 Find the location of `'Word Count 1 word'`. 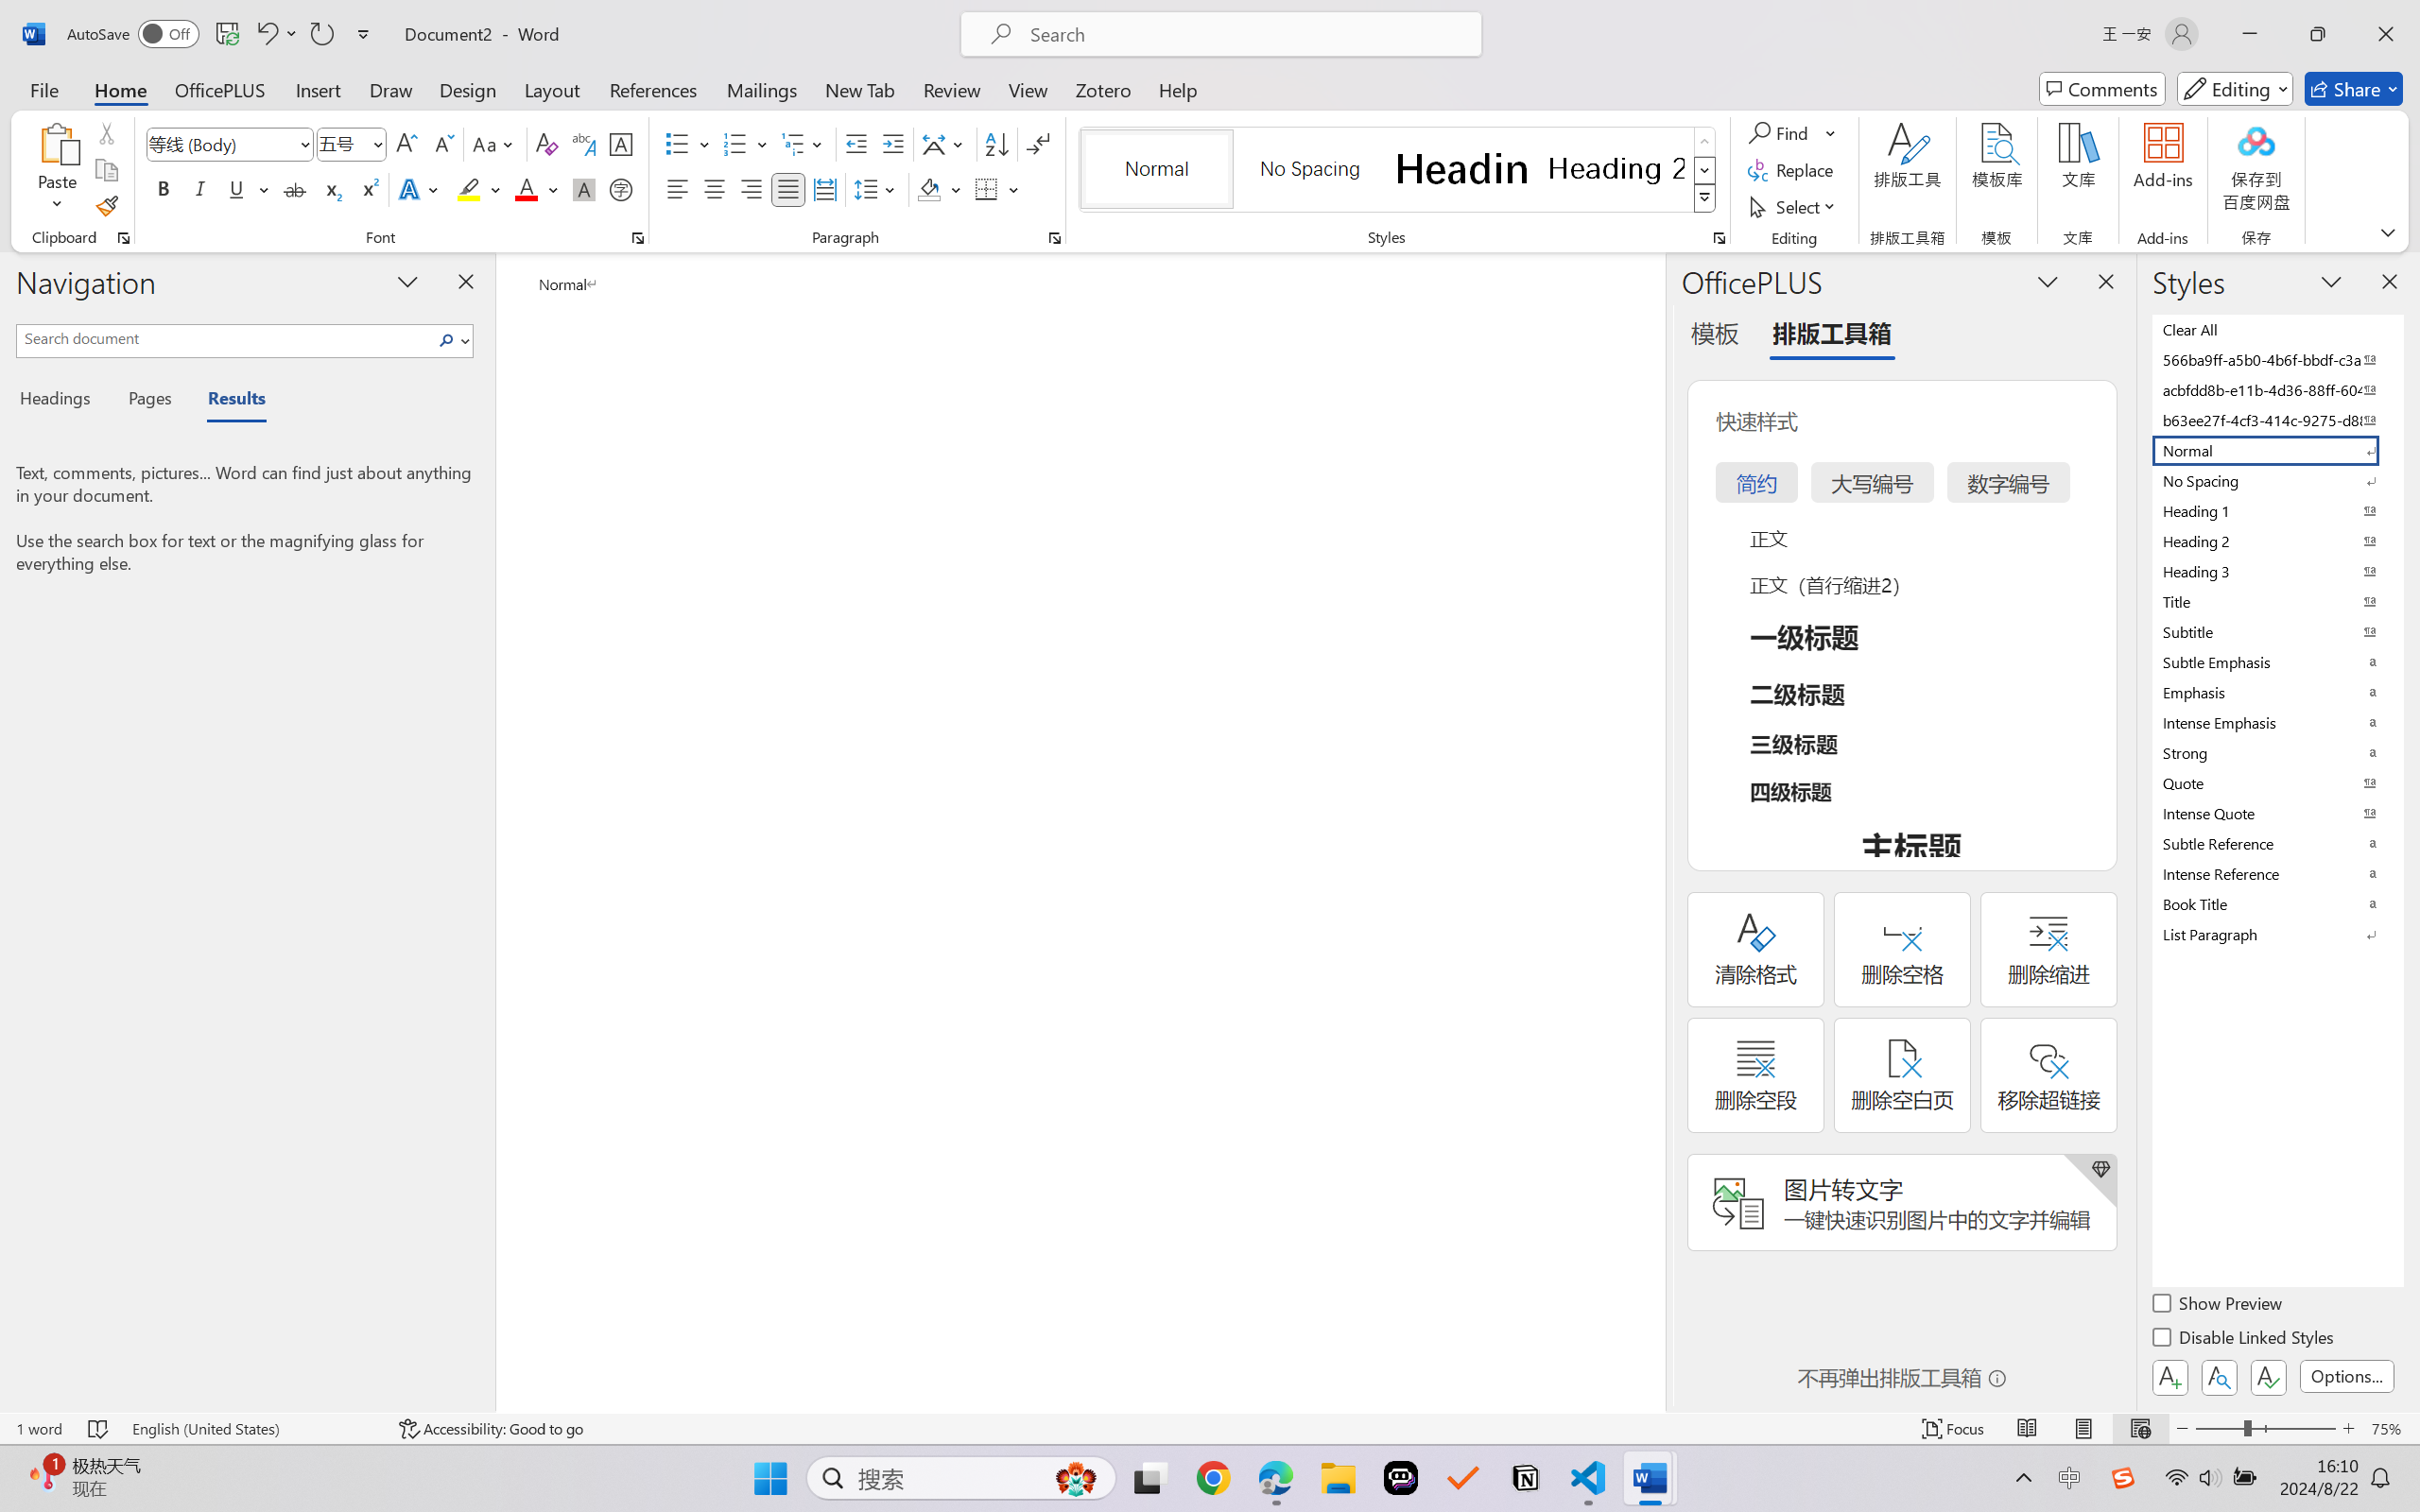

'Word Count 1 word' is located at coordinates (37, 1428).